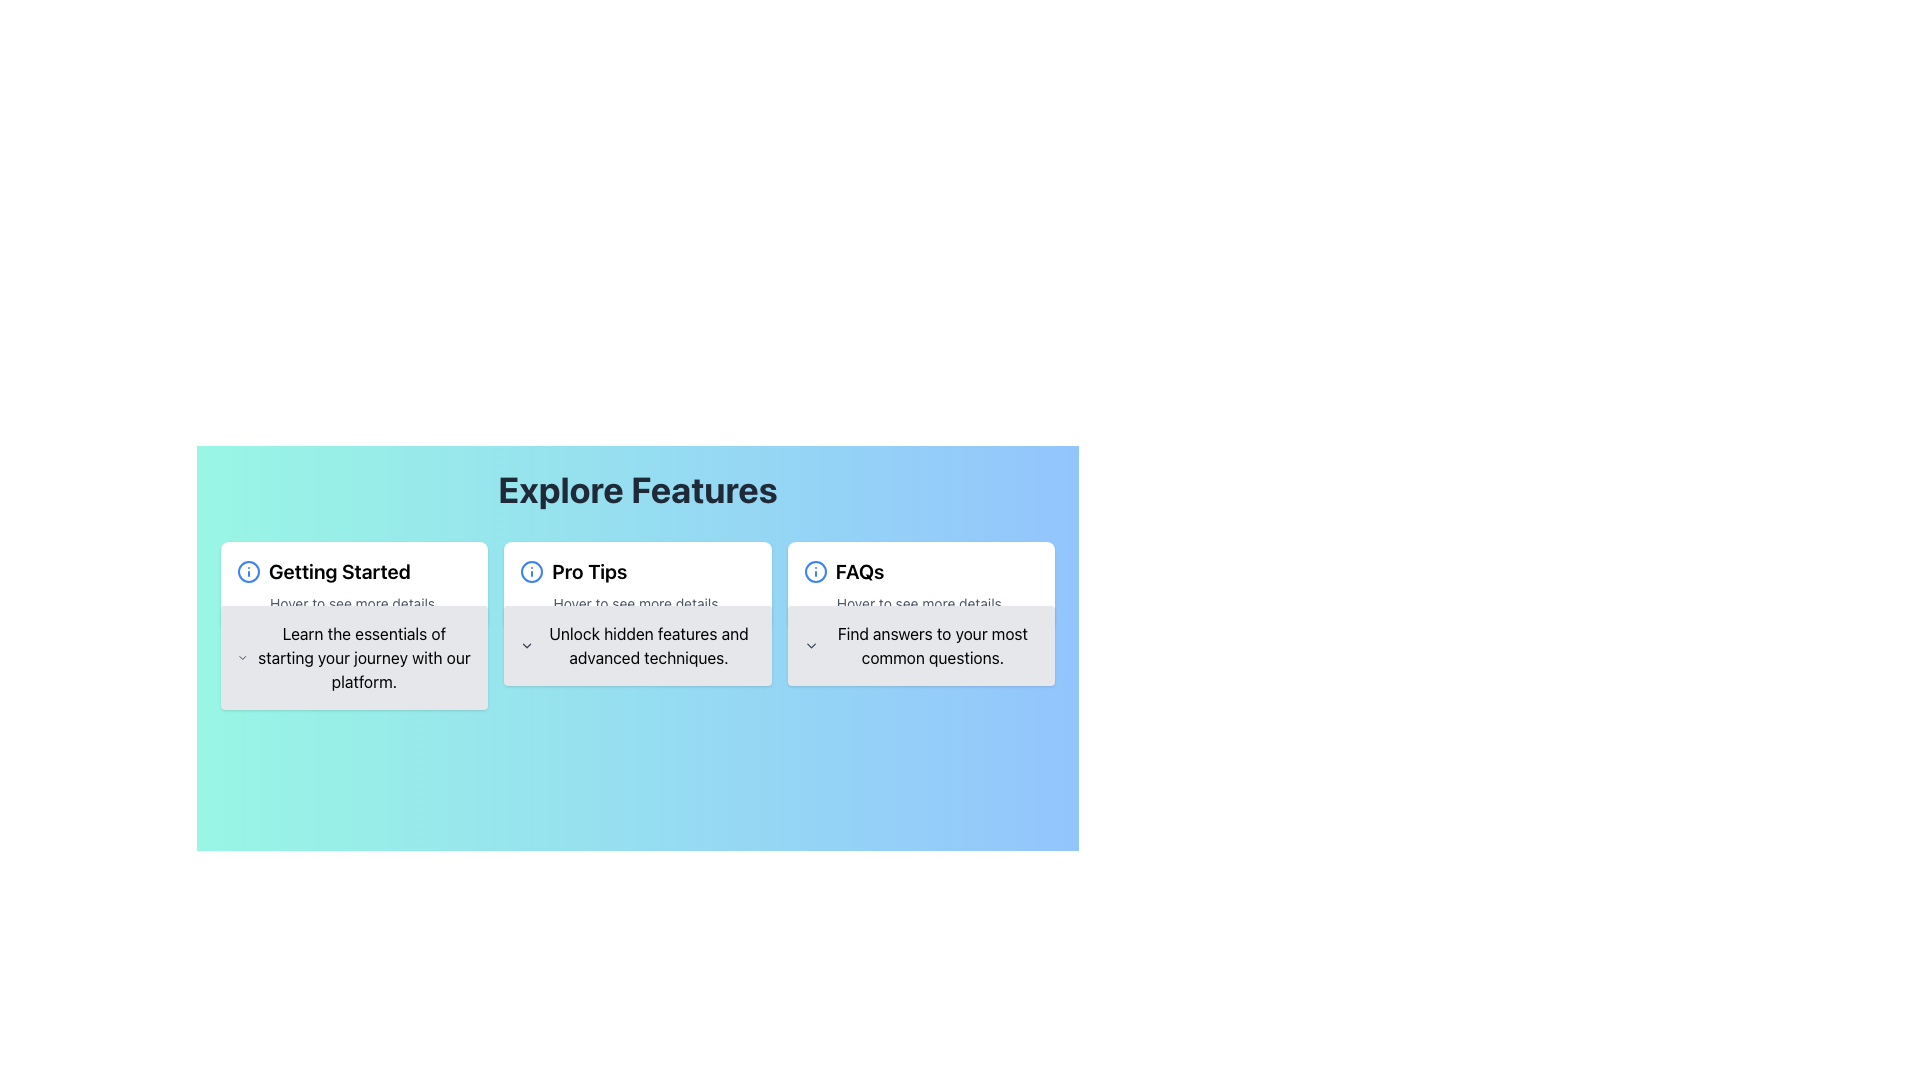  What do you see at coordinates (637, 645) in the screenshot?
I see `the downward-pointing chevron icon` at bounding box center [637, 645].